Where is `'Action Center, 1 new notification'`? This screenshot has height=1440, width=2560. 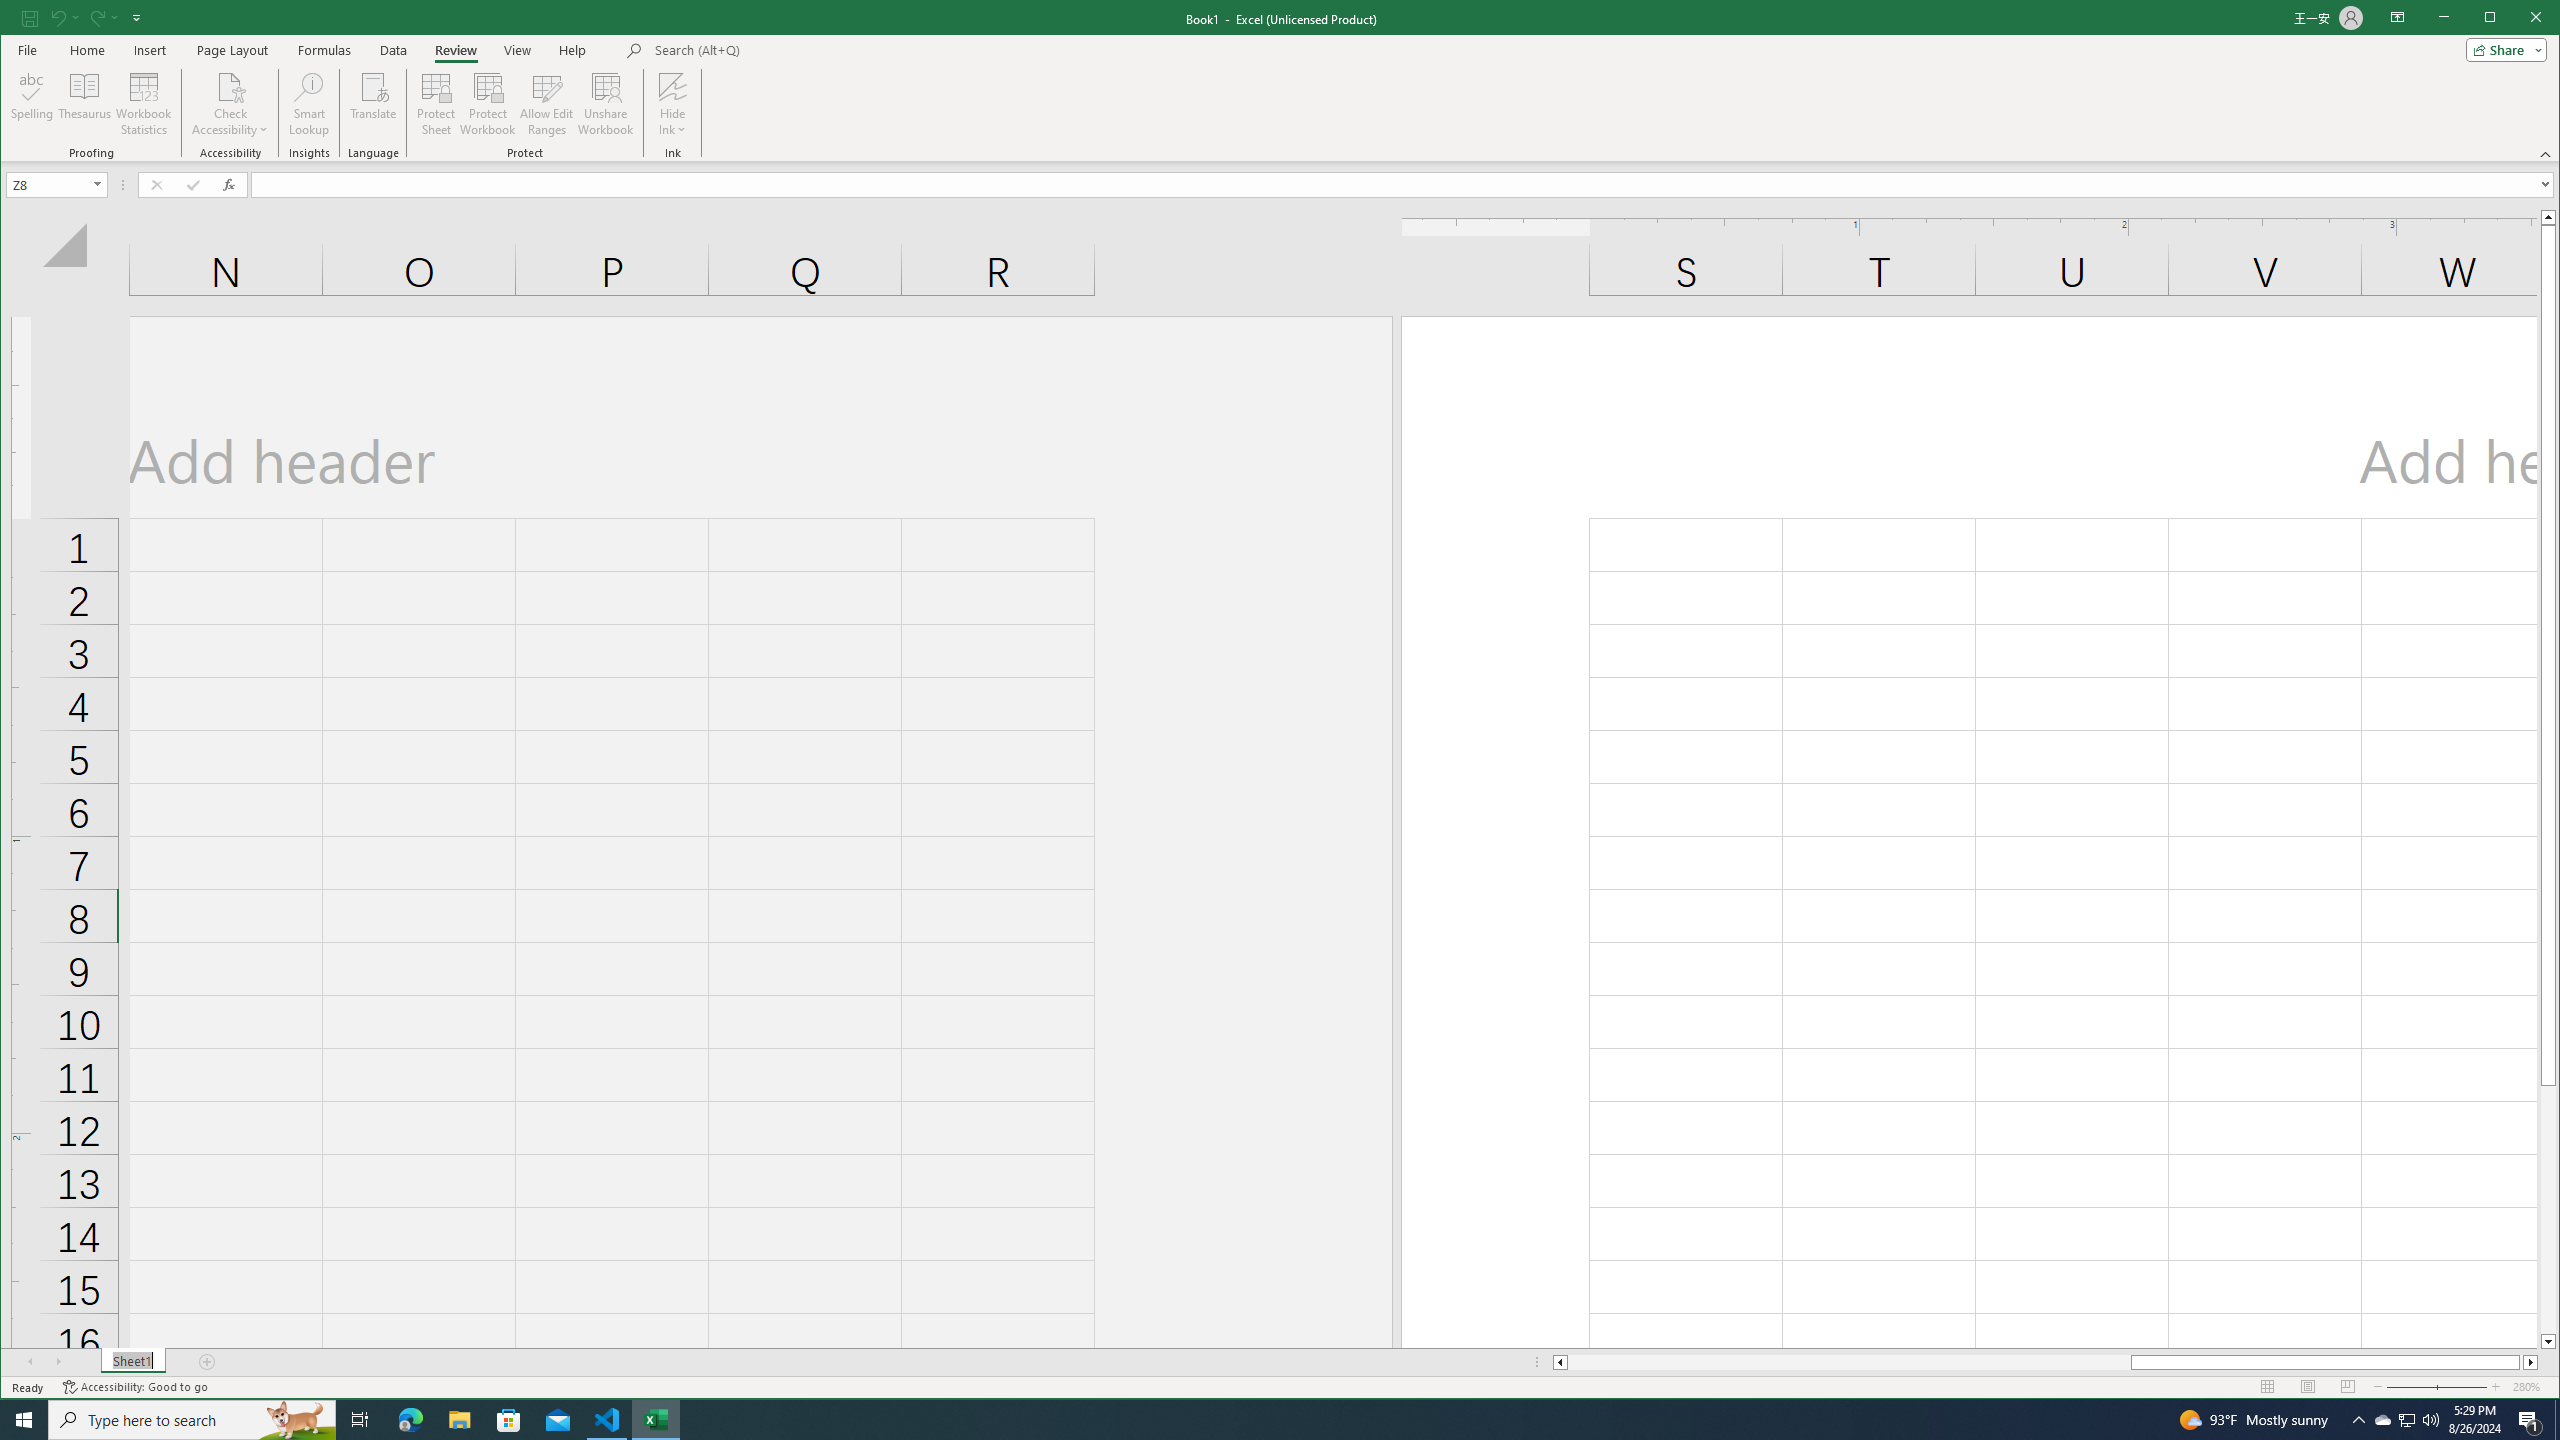 'Action Center, 1 new notification' is located at coordinates (2530, 1418).